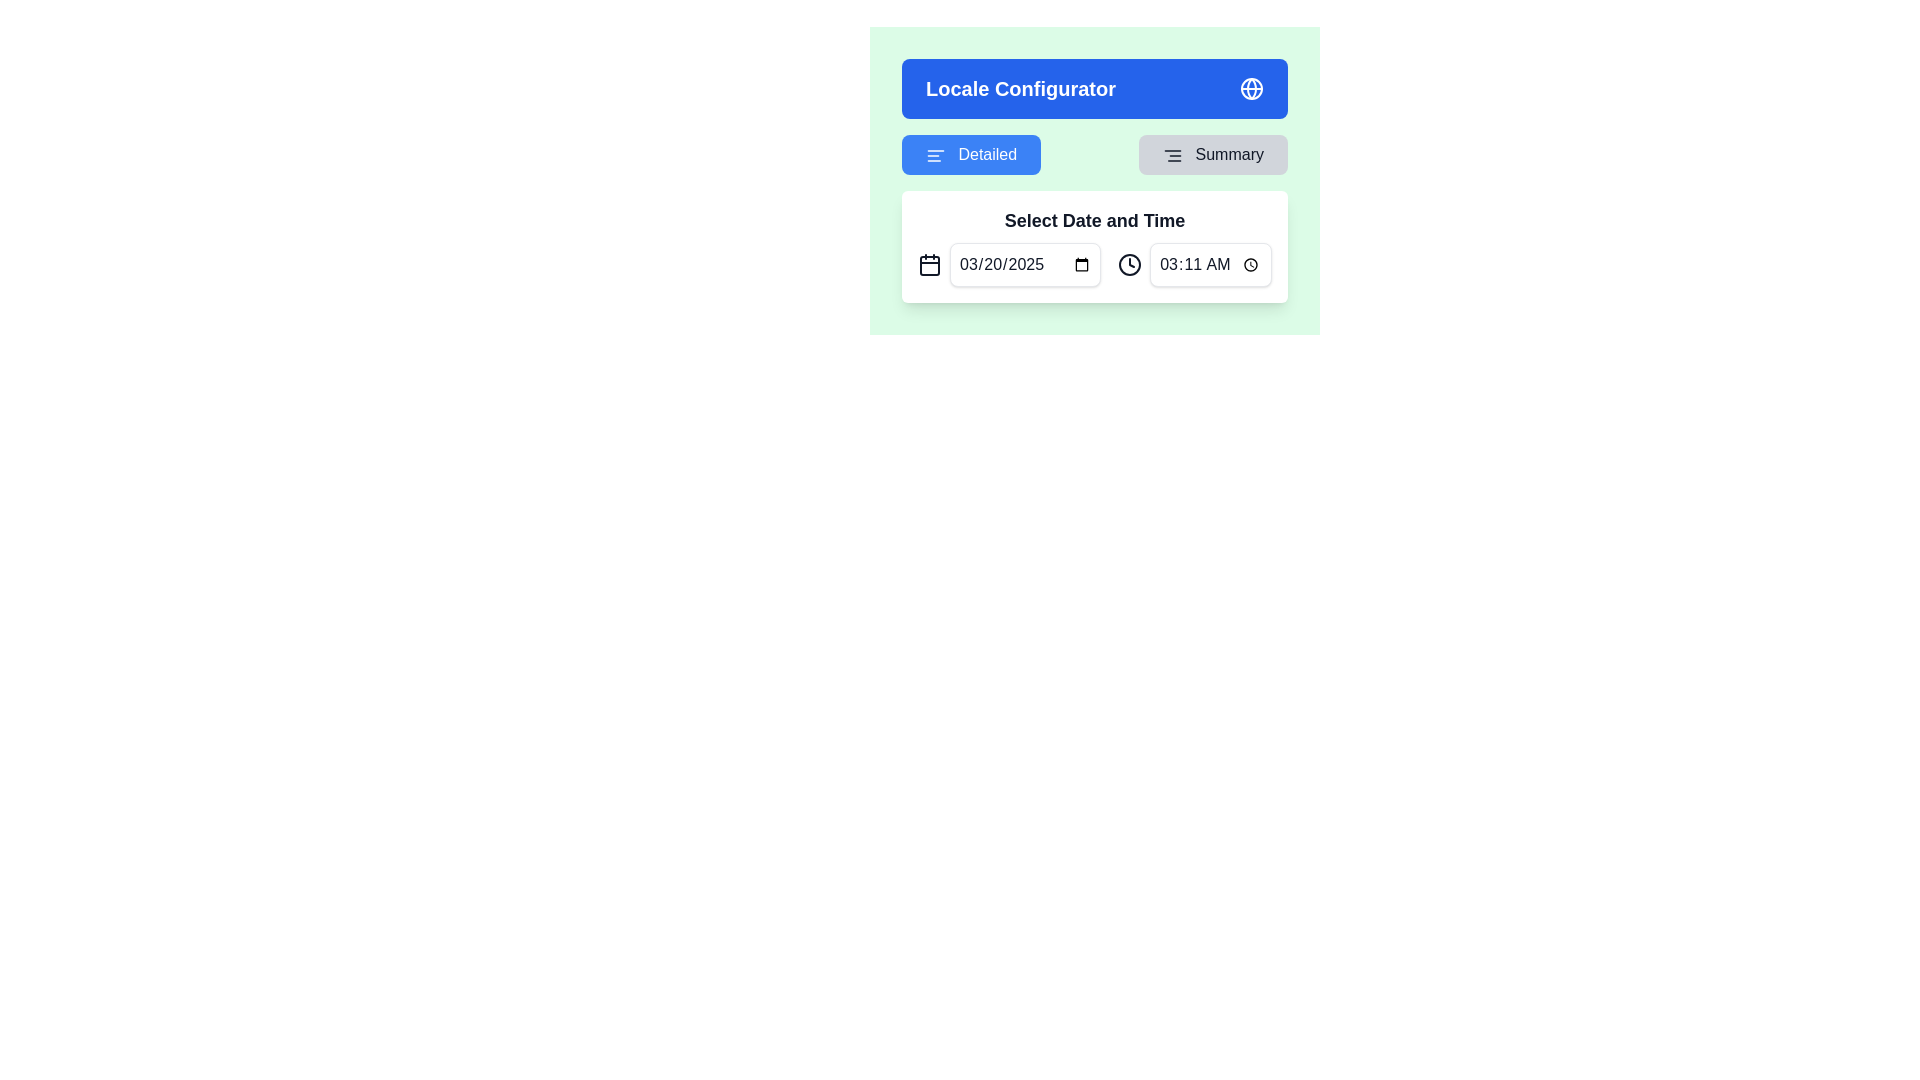 The image size is (1920, 1080). What do you see at coordinates (1251, 87) in the screenshot?
I see `the SVG Circle that is part of the globe icon located on the right side of the blue header bar containing 'Locale Configurator'` at bounding box center [1251, 87].